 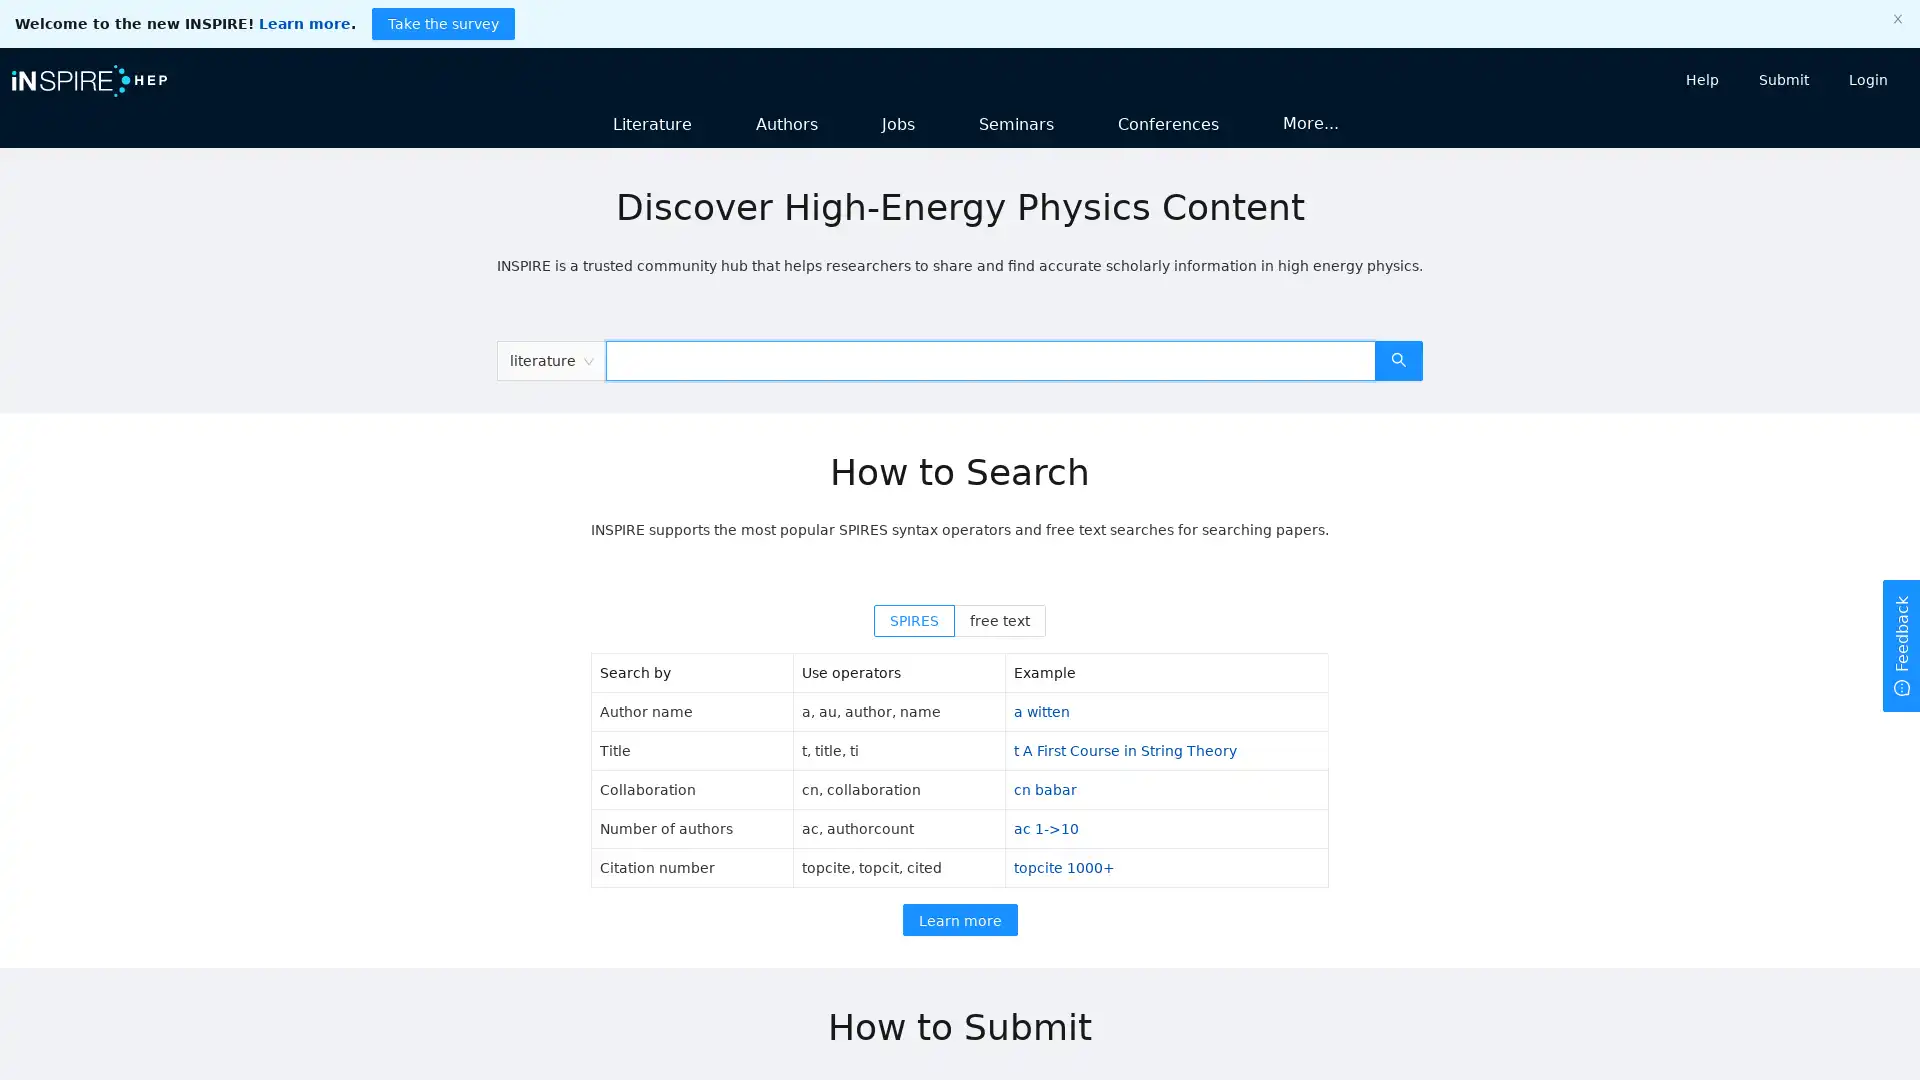 I want to click on More..., so click(x=1310, y=123).